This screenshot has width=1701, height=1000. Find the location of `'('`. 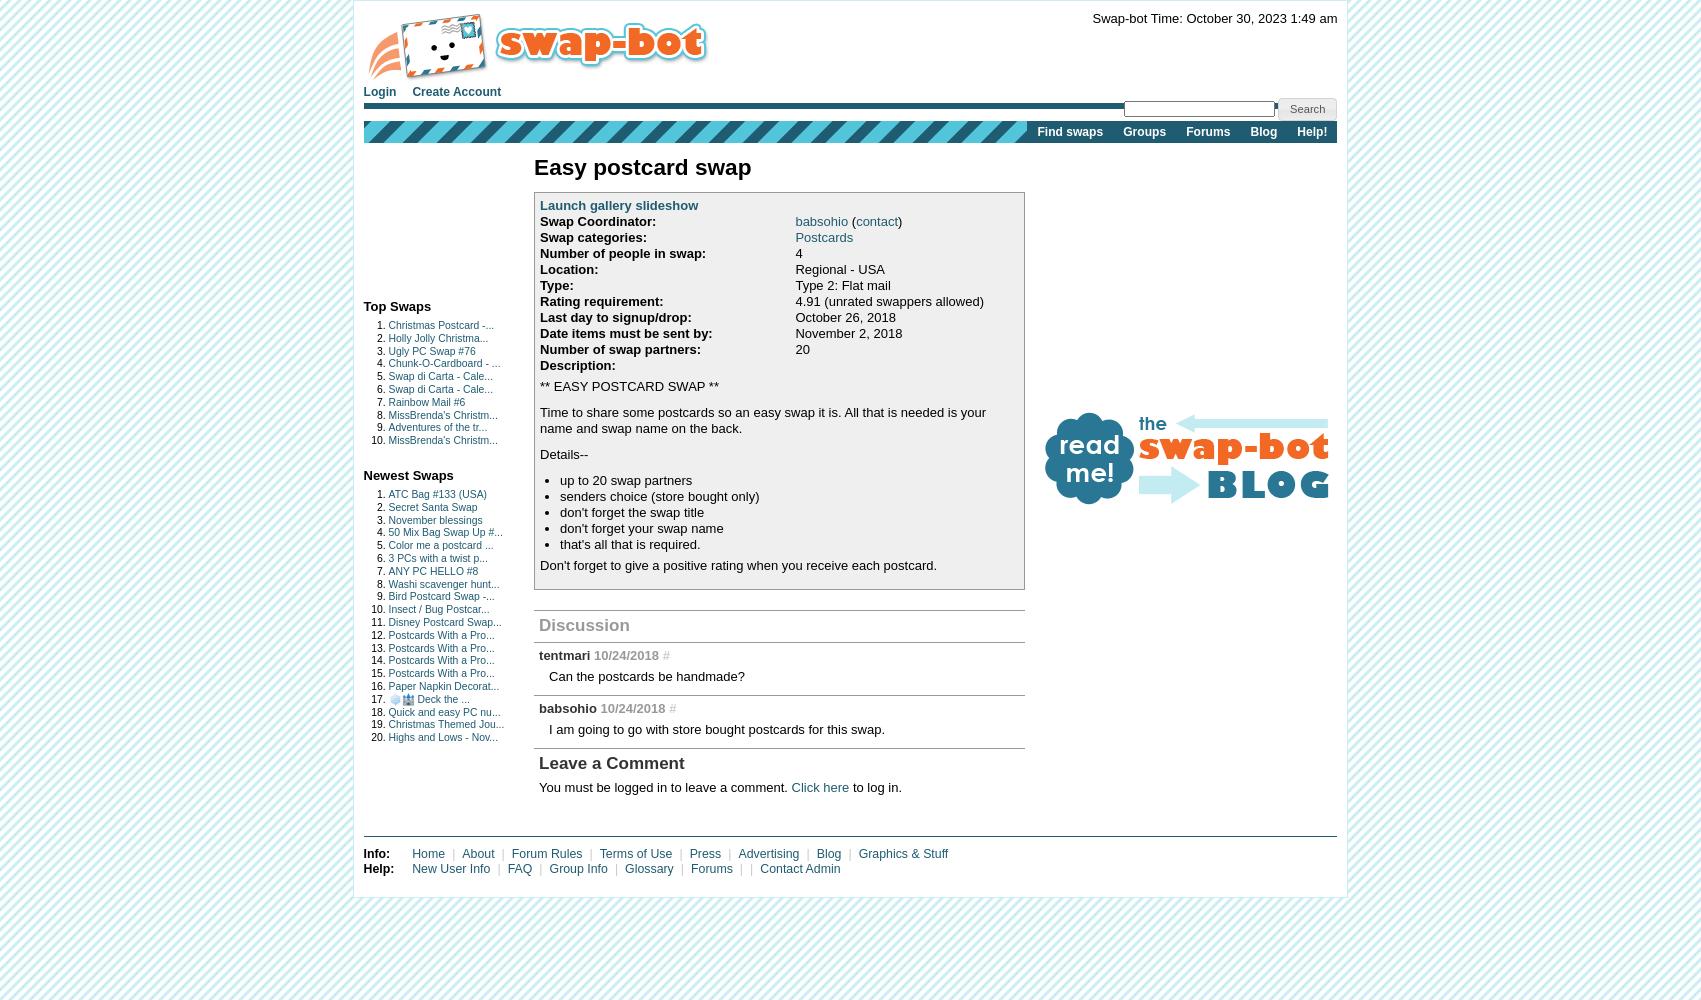

'(' is located at coordinates (851, 219).